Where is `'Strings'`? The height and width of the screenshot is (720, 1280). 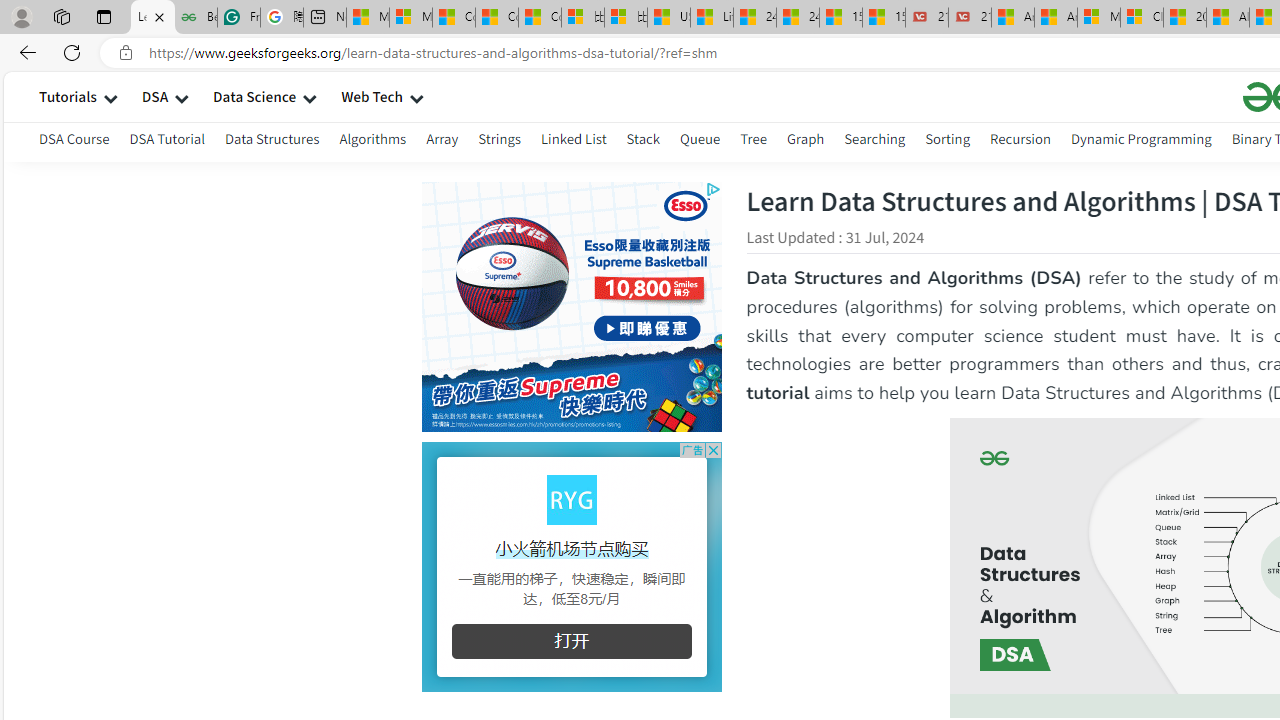 'Strings' is located at coordinates (499, 141).